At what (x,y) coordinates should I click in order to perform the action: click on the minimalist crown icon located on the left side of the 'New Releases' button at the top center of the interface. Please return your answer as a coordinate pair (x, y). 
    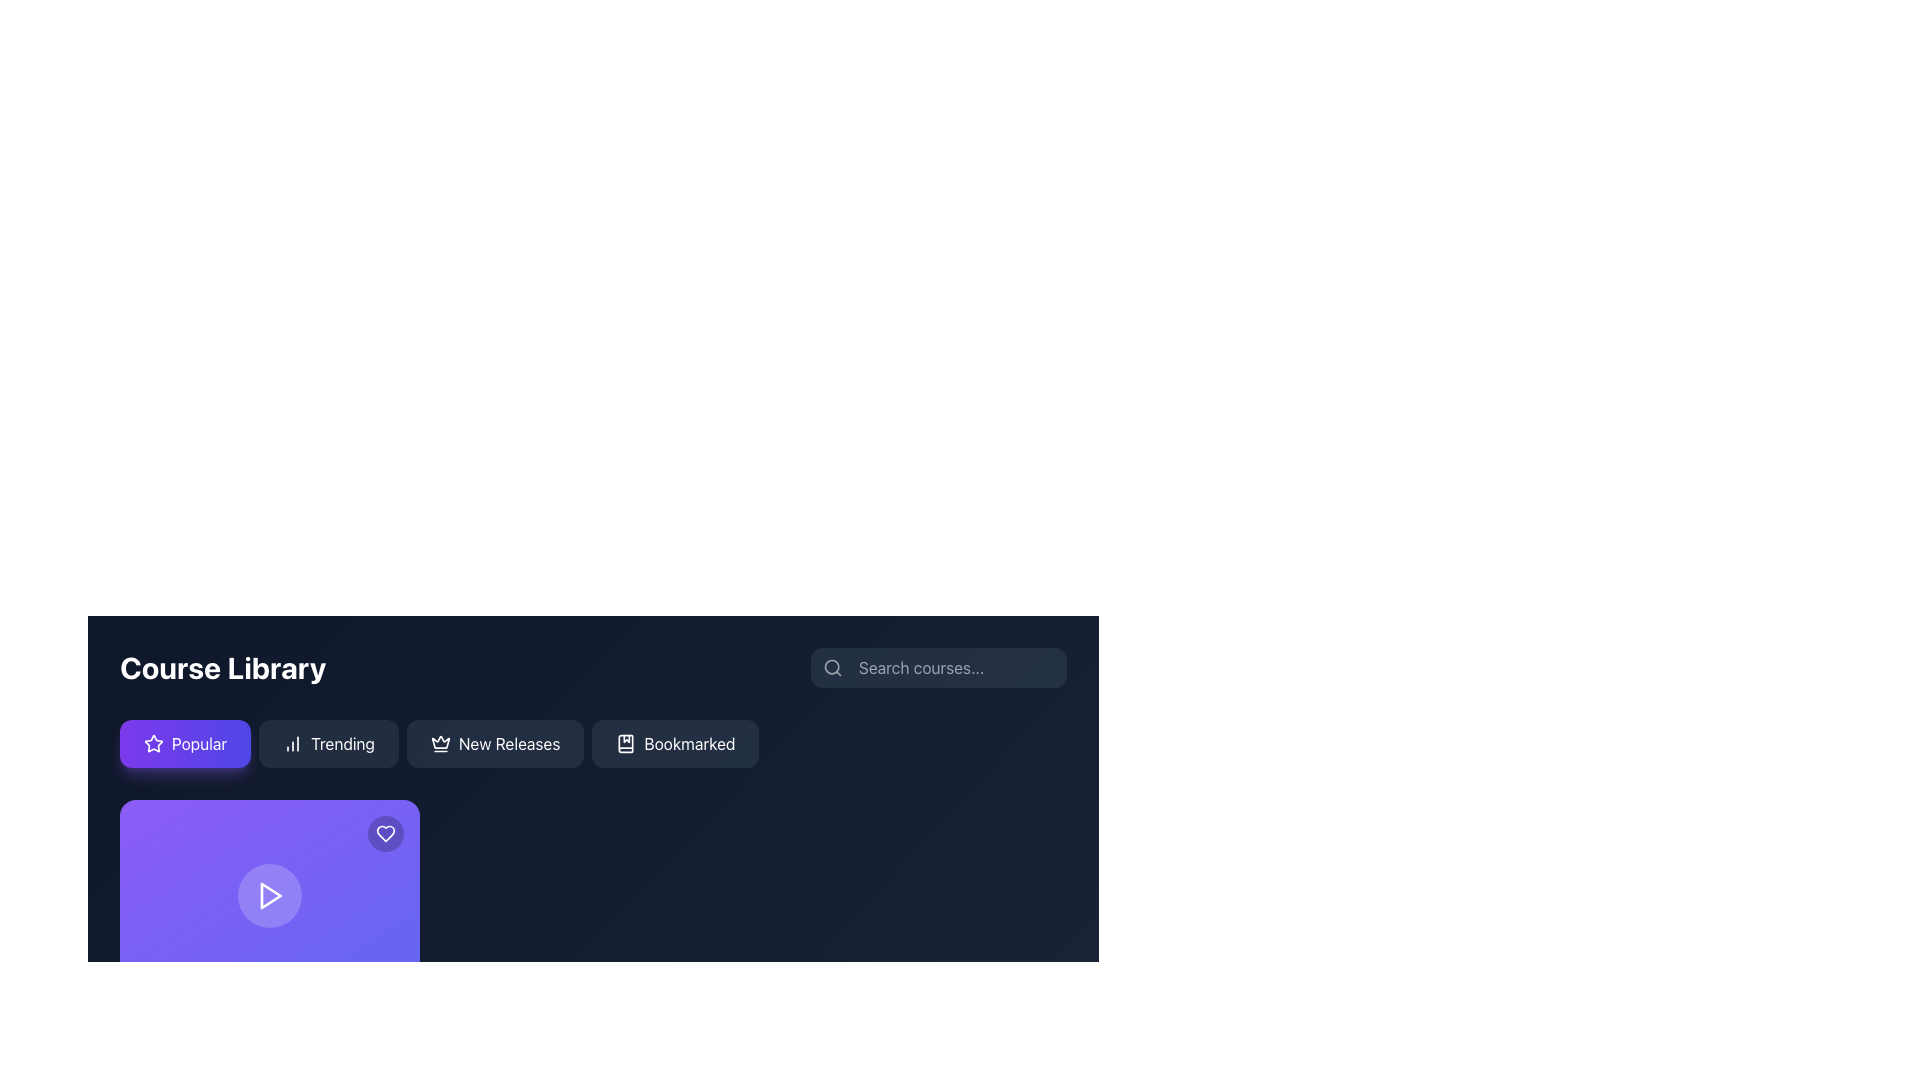
    Looking at the image, I should click on (440, 744).